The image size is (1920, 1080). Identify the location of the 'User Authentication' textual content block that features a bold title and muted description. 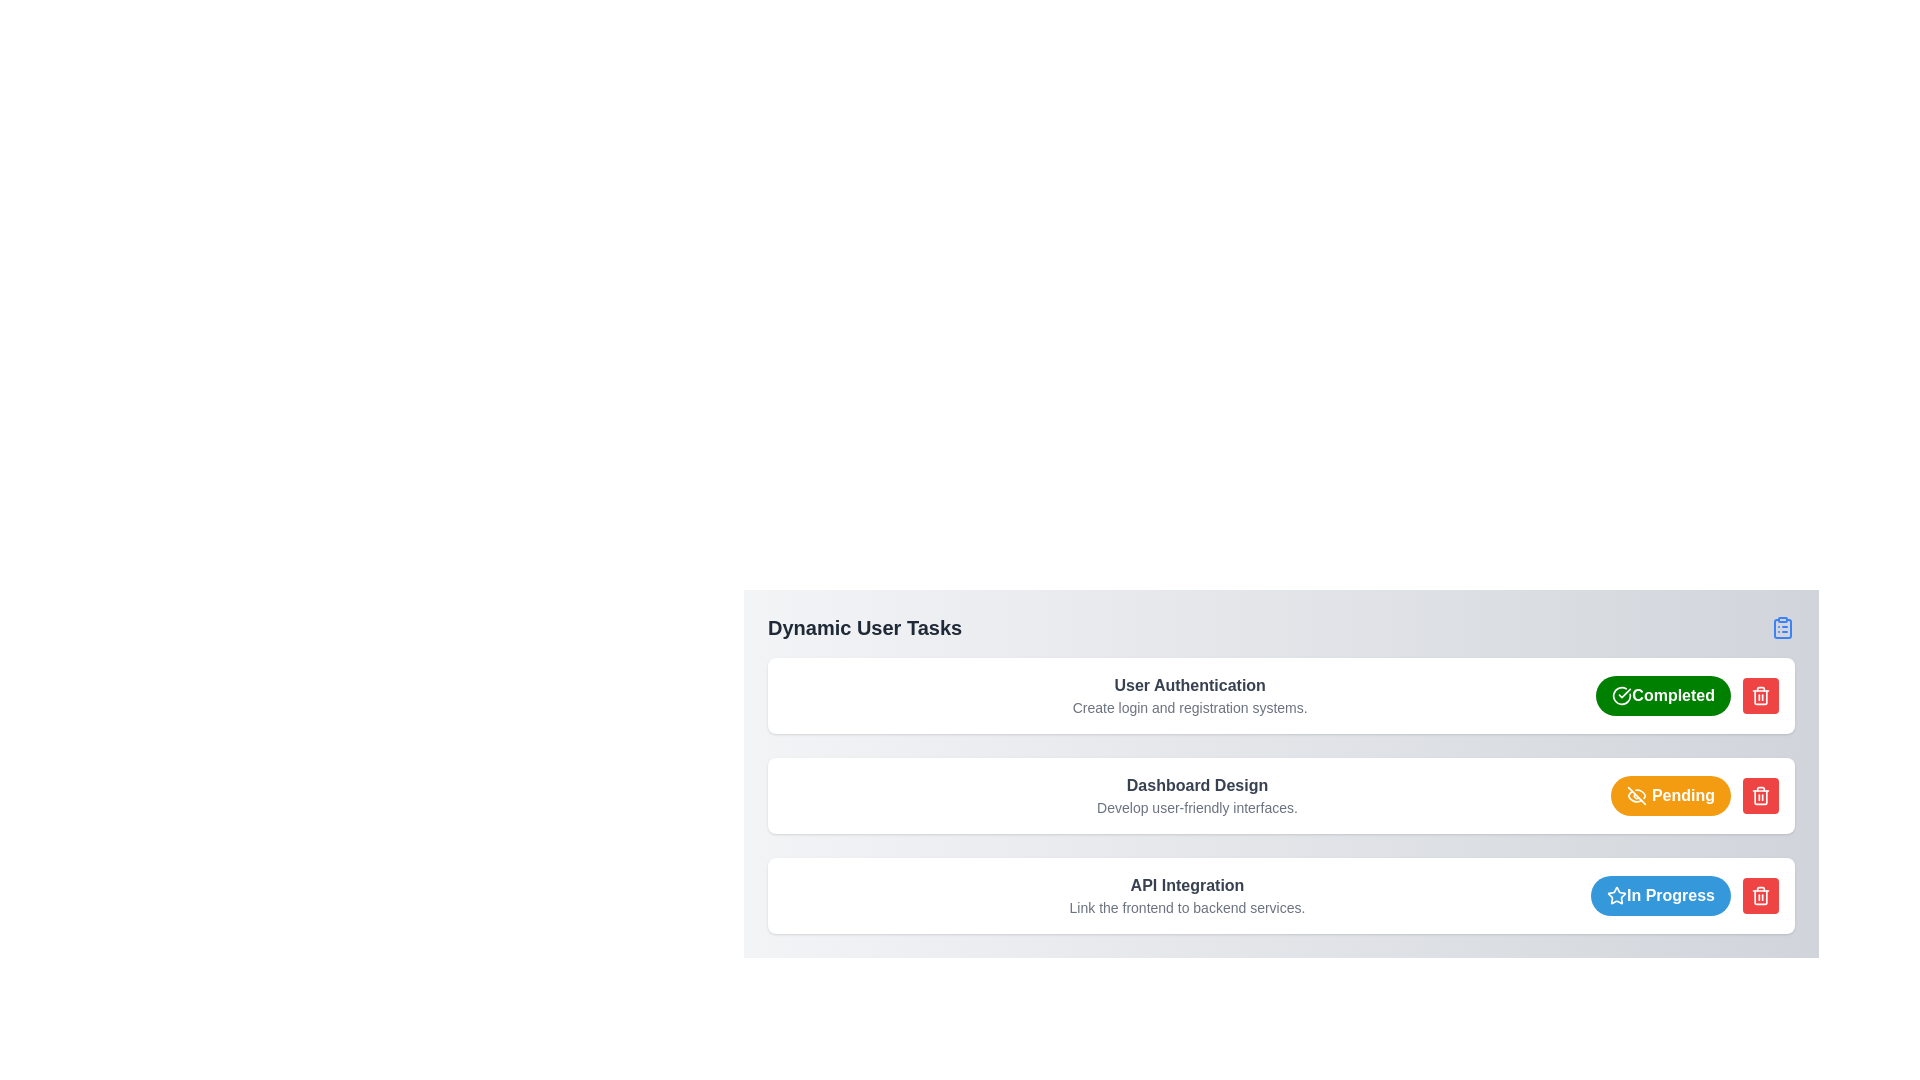
(1190, 694).